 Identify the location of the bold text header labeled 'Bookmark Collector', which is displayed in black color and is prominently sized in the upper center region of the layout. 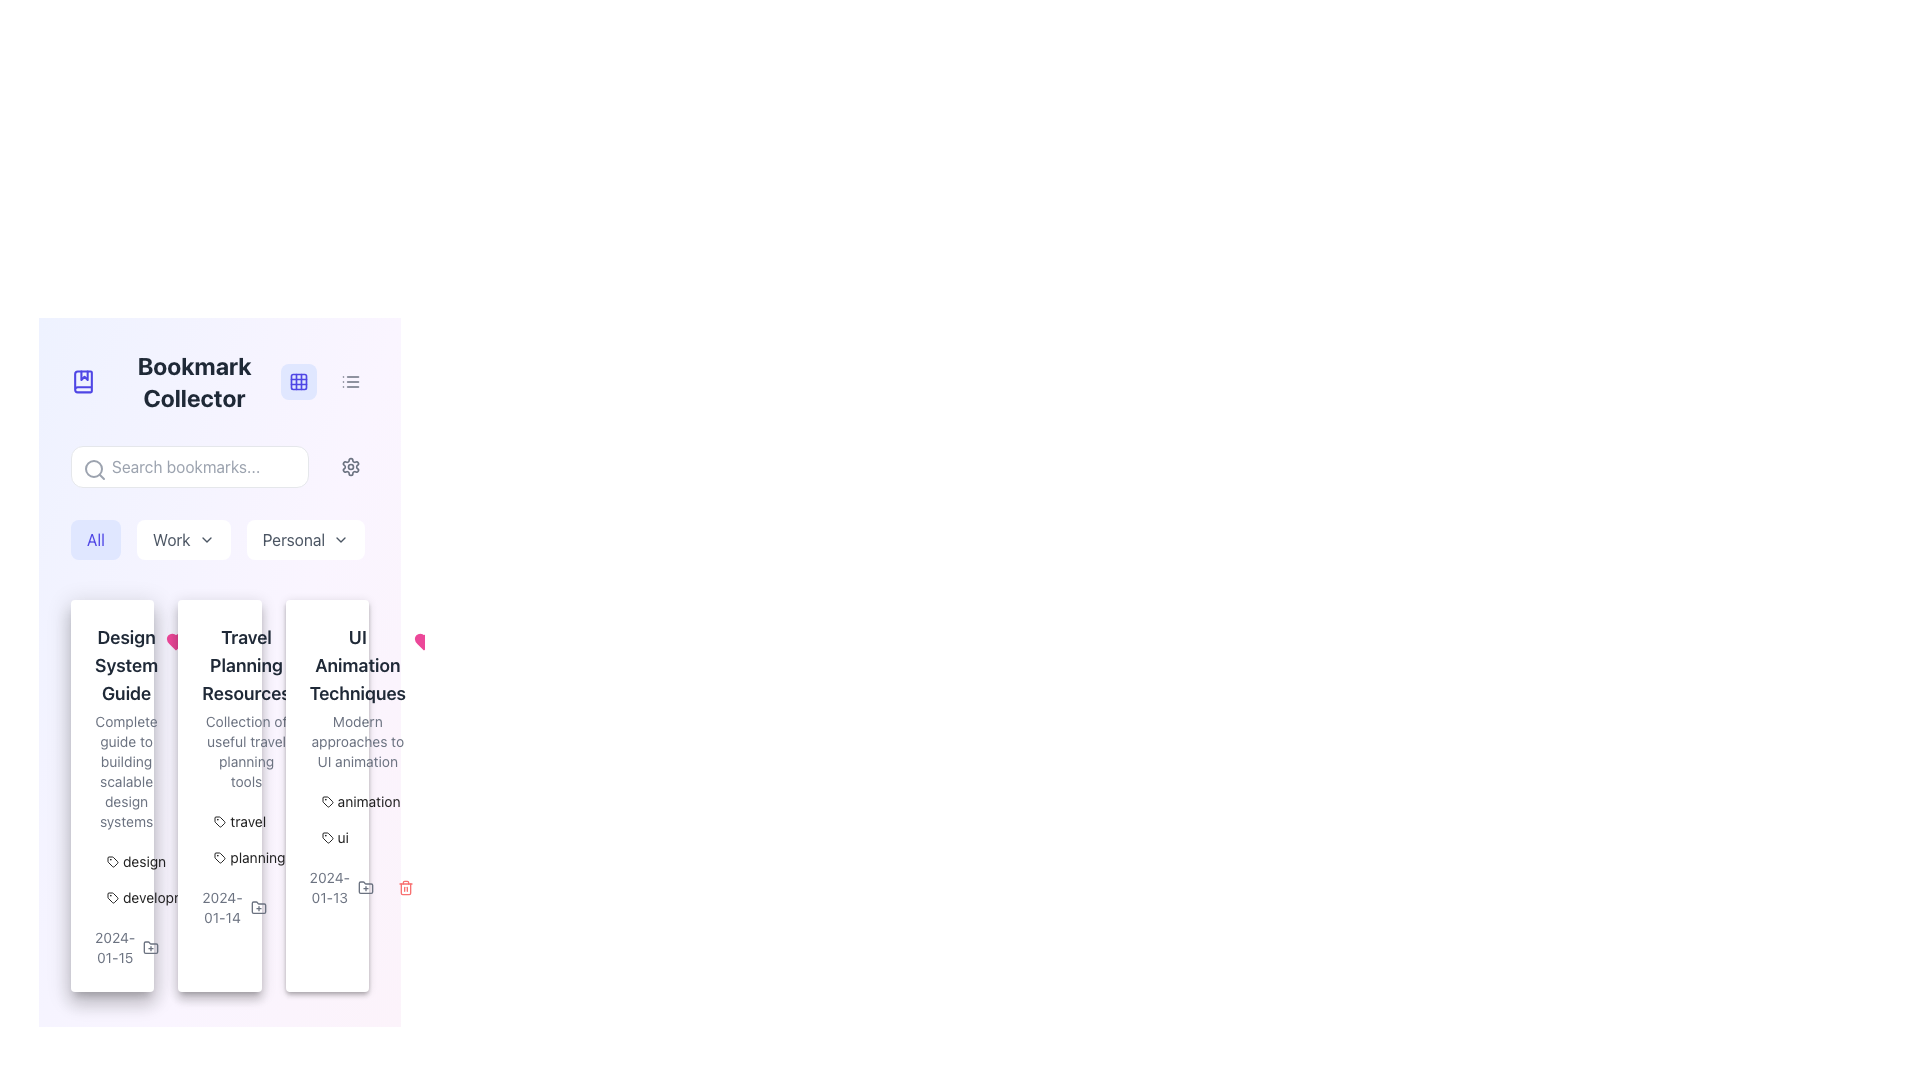
(194, 381).